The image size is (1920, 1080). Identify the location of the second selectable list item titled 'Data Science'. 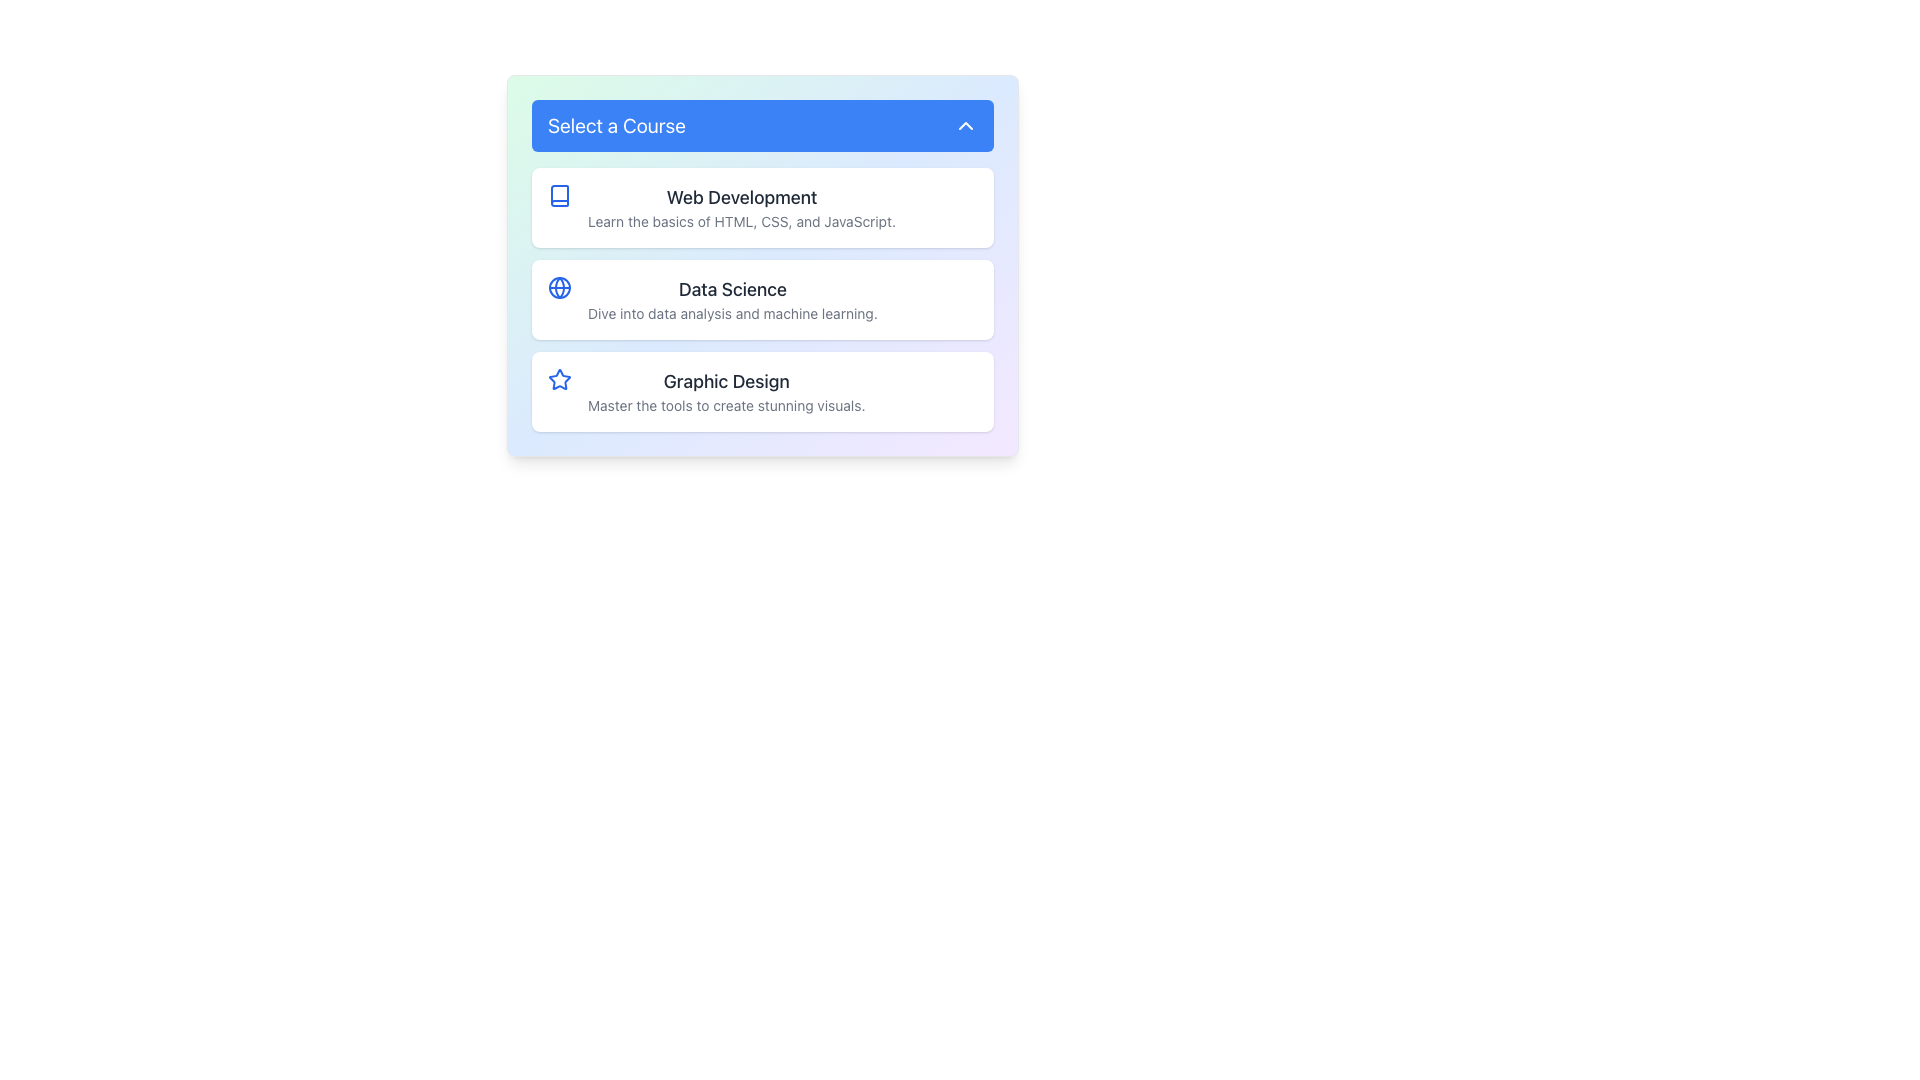
(762, 265).